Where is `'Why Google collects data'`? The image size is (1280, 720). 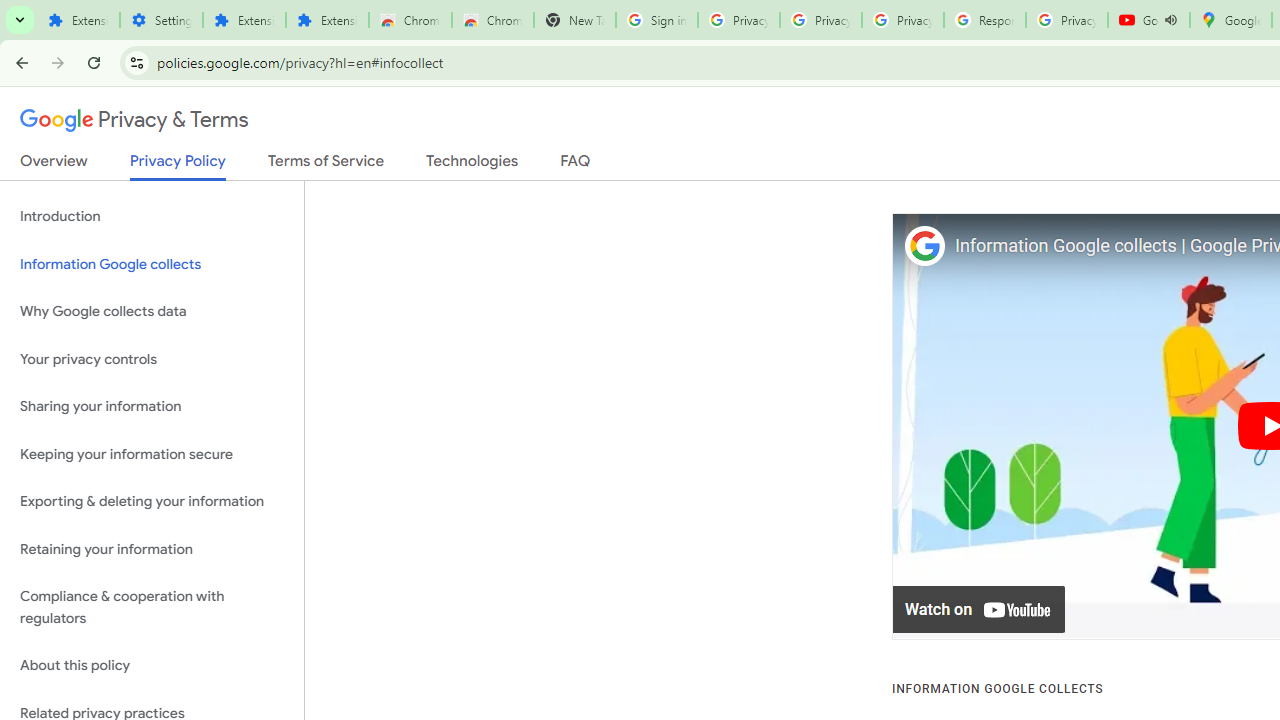
'Why Google collects data' is located at coordinates (151, 312).